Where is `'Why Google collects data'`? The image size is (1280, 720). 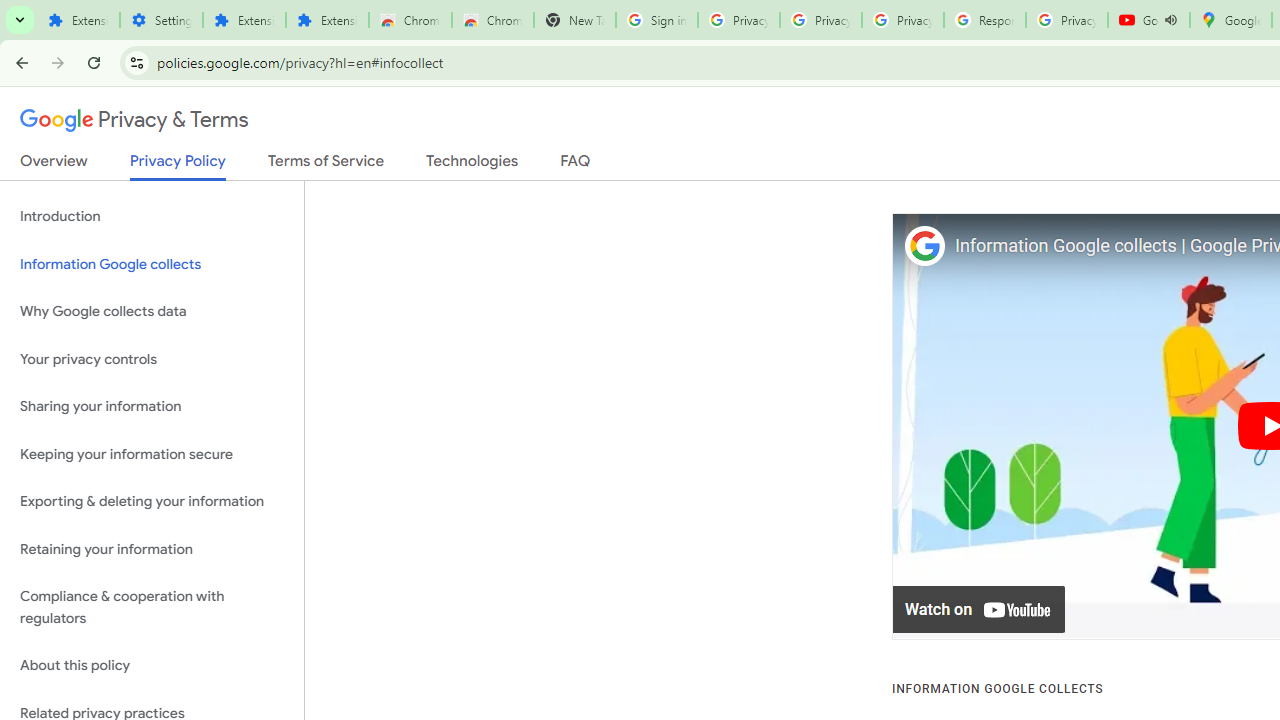
'Why Google collects data' is located at coordinates (151, 312).